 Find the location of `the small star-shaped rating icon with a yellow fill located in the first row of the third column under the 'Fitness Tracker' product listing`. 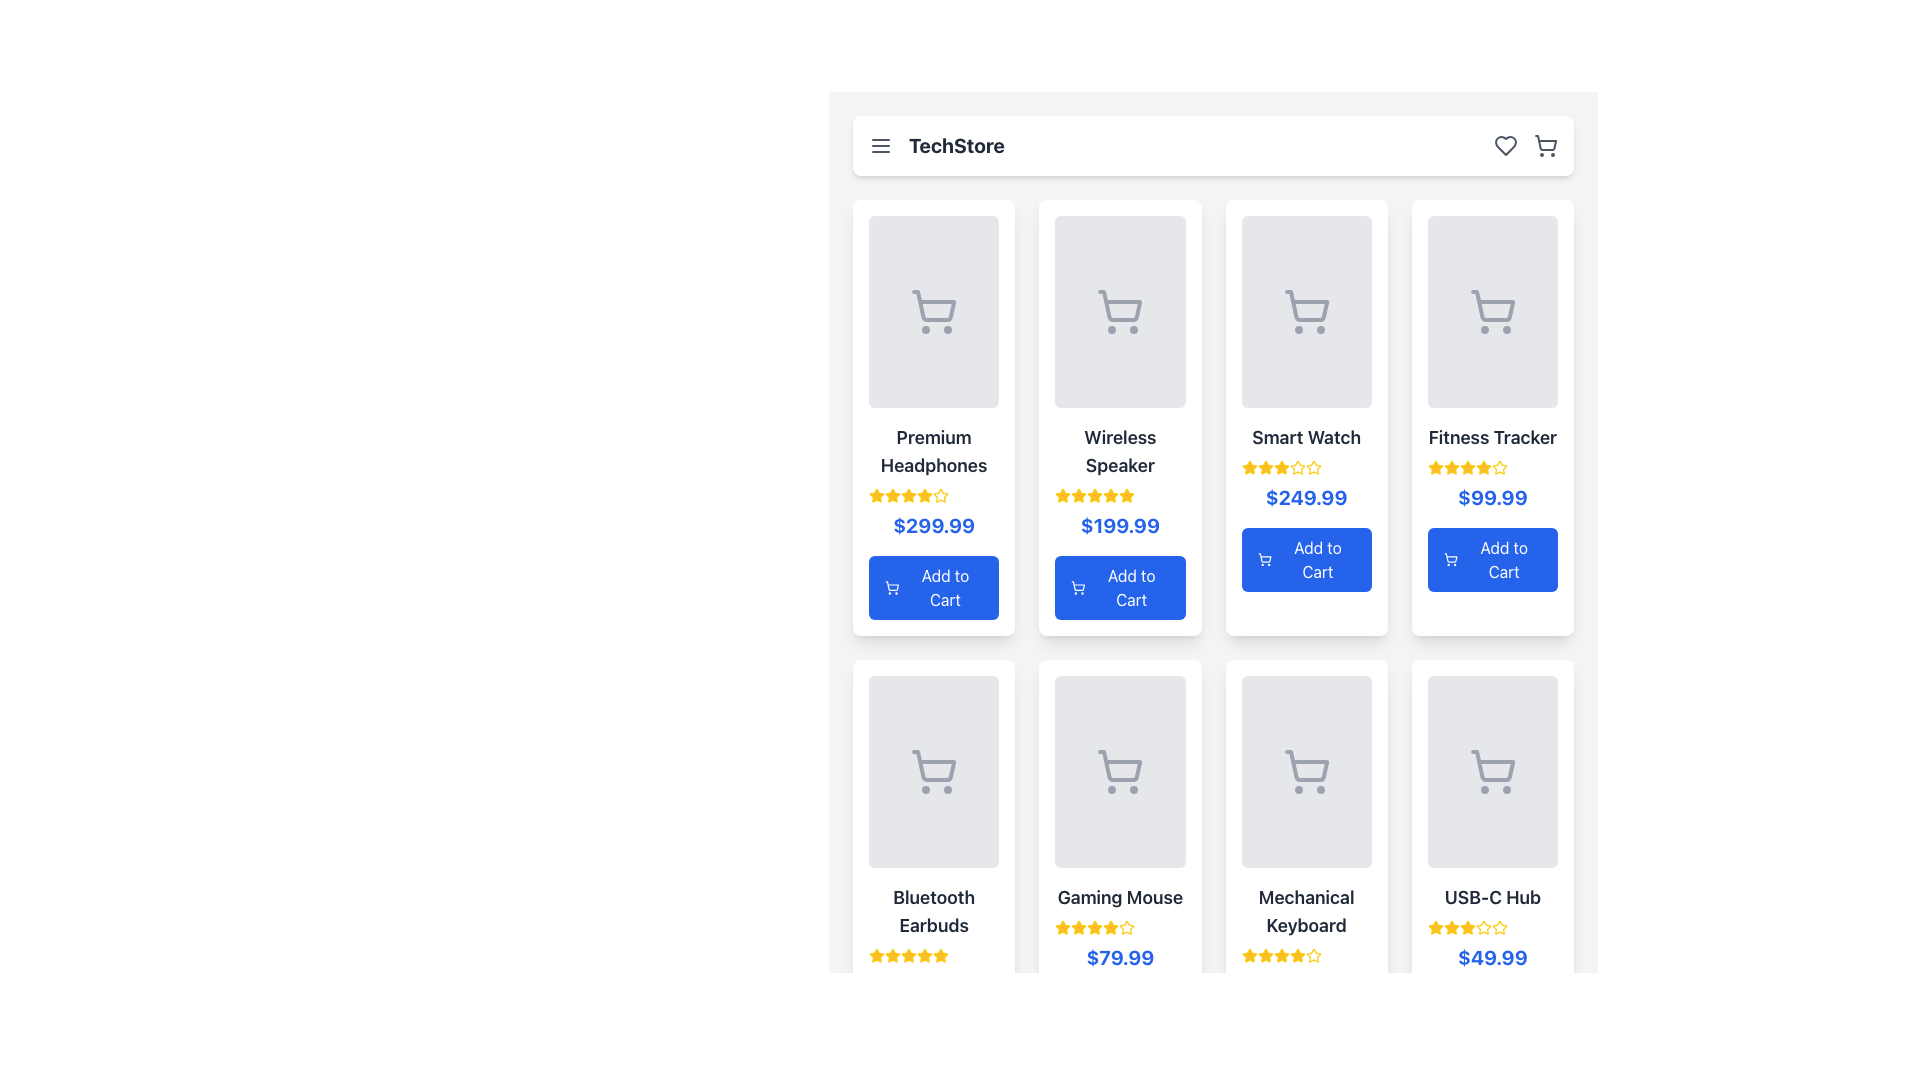

the small star-shaped rating icon with a yellow fill located in the first row of the third column under the 'Fitness Tracker' product listing is located at coordinates (1467, 467).